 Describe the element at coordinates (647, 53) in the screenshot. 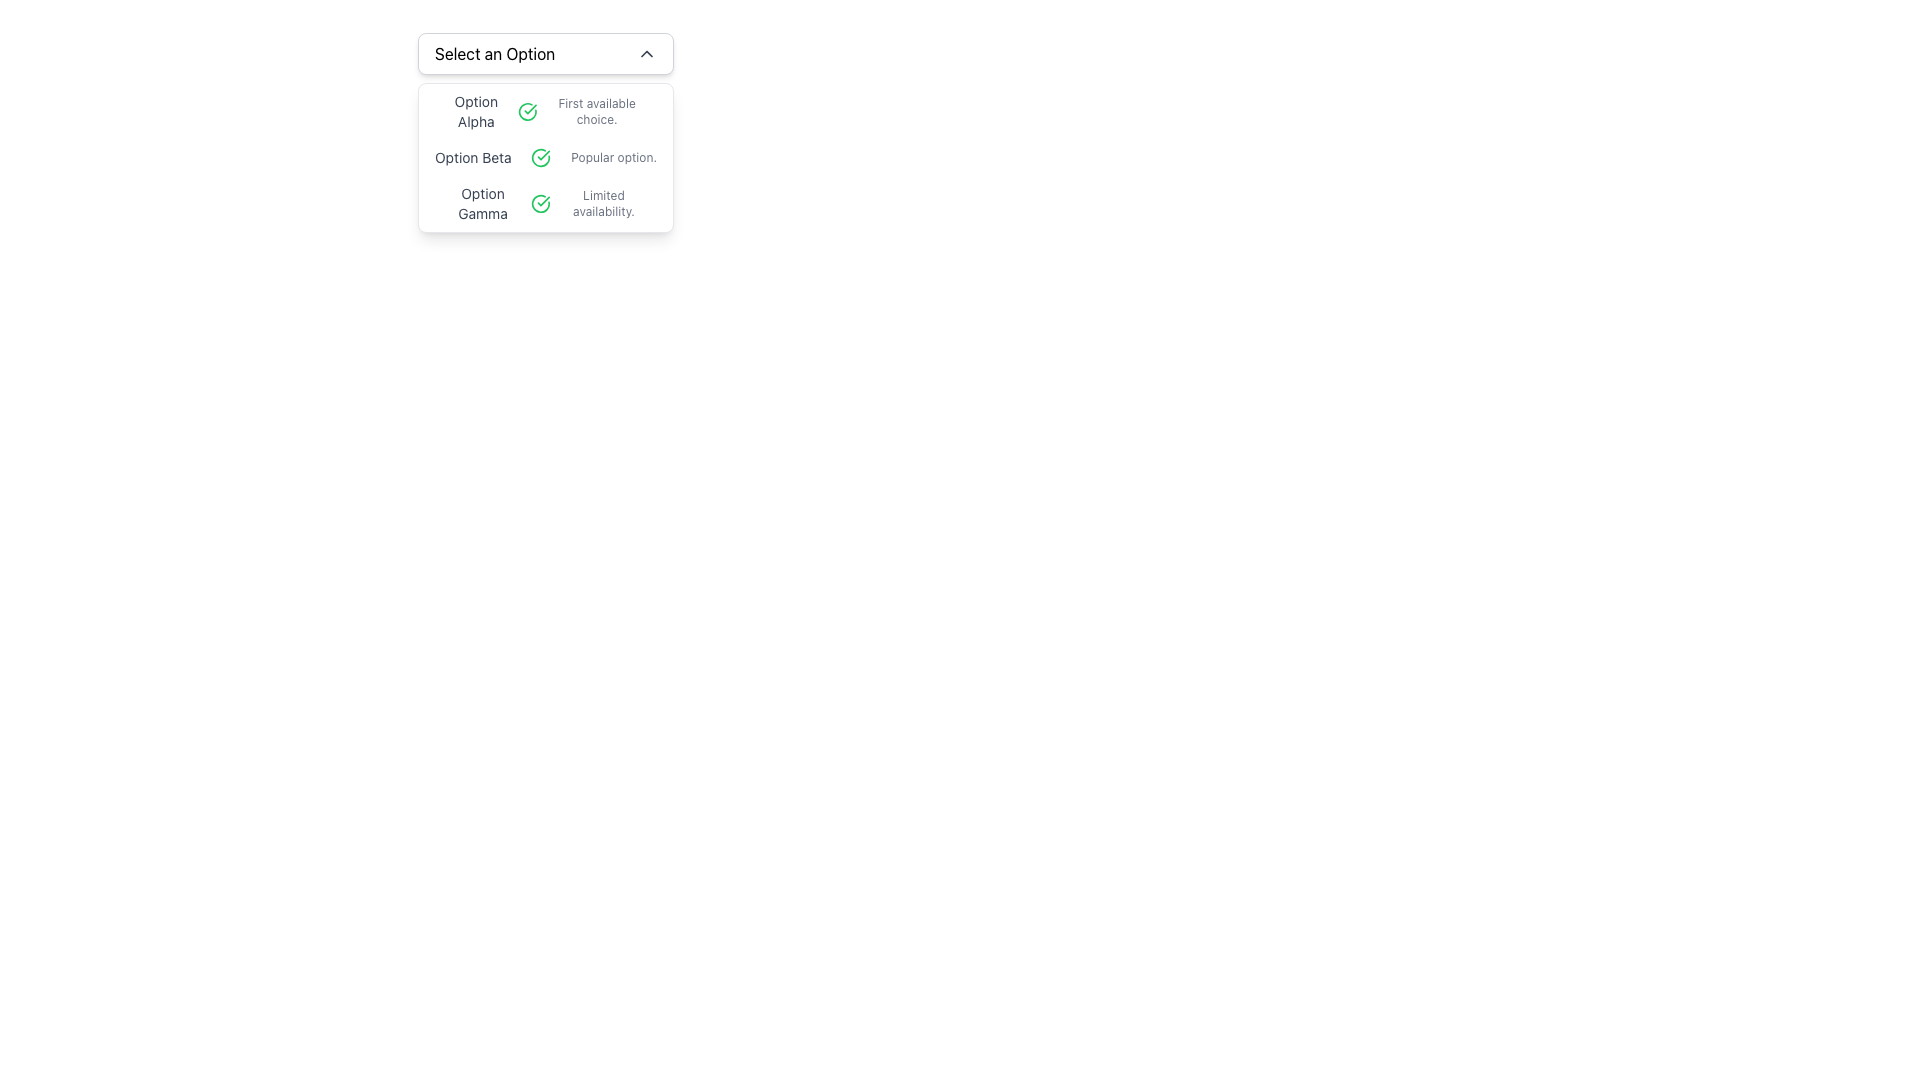

I see `the Chevron Up icon located at the right end of the 'Select an Option' dropdown` at that location.